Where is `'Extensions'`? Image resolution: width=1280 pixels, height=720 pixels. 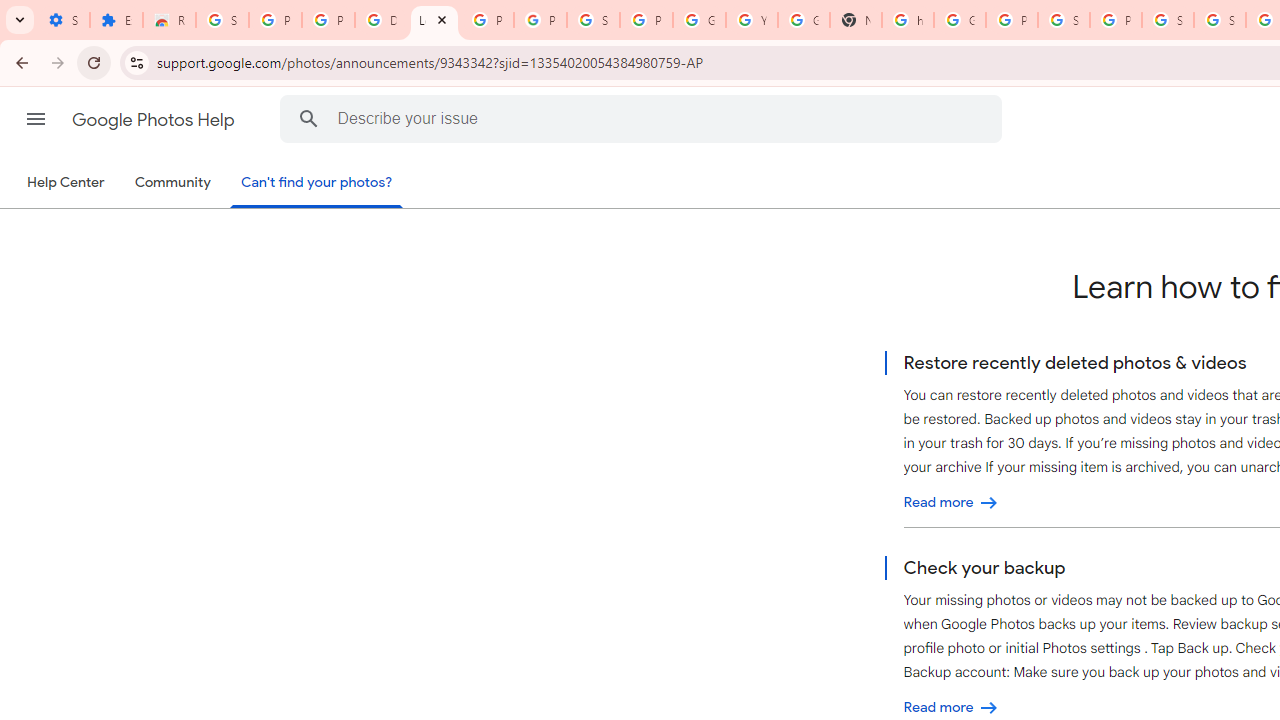 'Extensions' is located at coordinates (115, 20).